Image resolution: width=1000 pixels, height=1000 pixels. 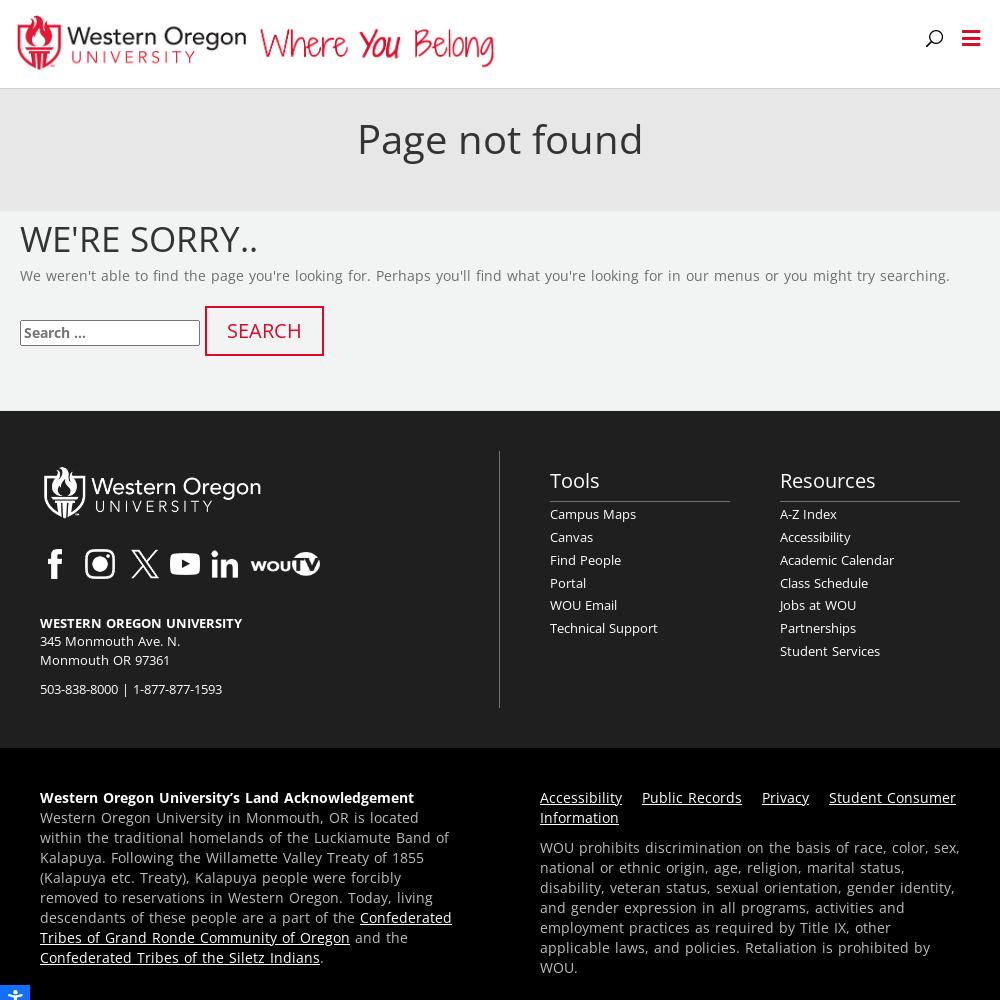 I want to click on 'Student Consumer Information', so click(x=540, y=807).